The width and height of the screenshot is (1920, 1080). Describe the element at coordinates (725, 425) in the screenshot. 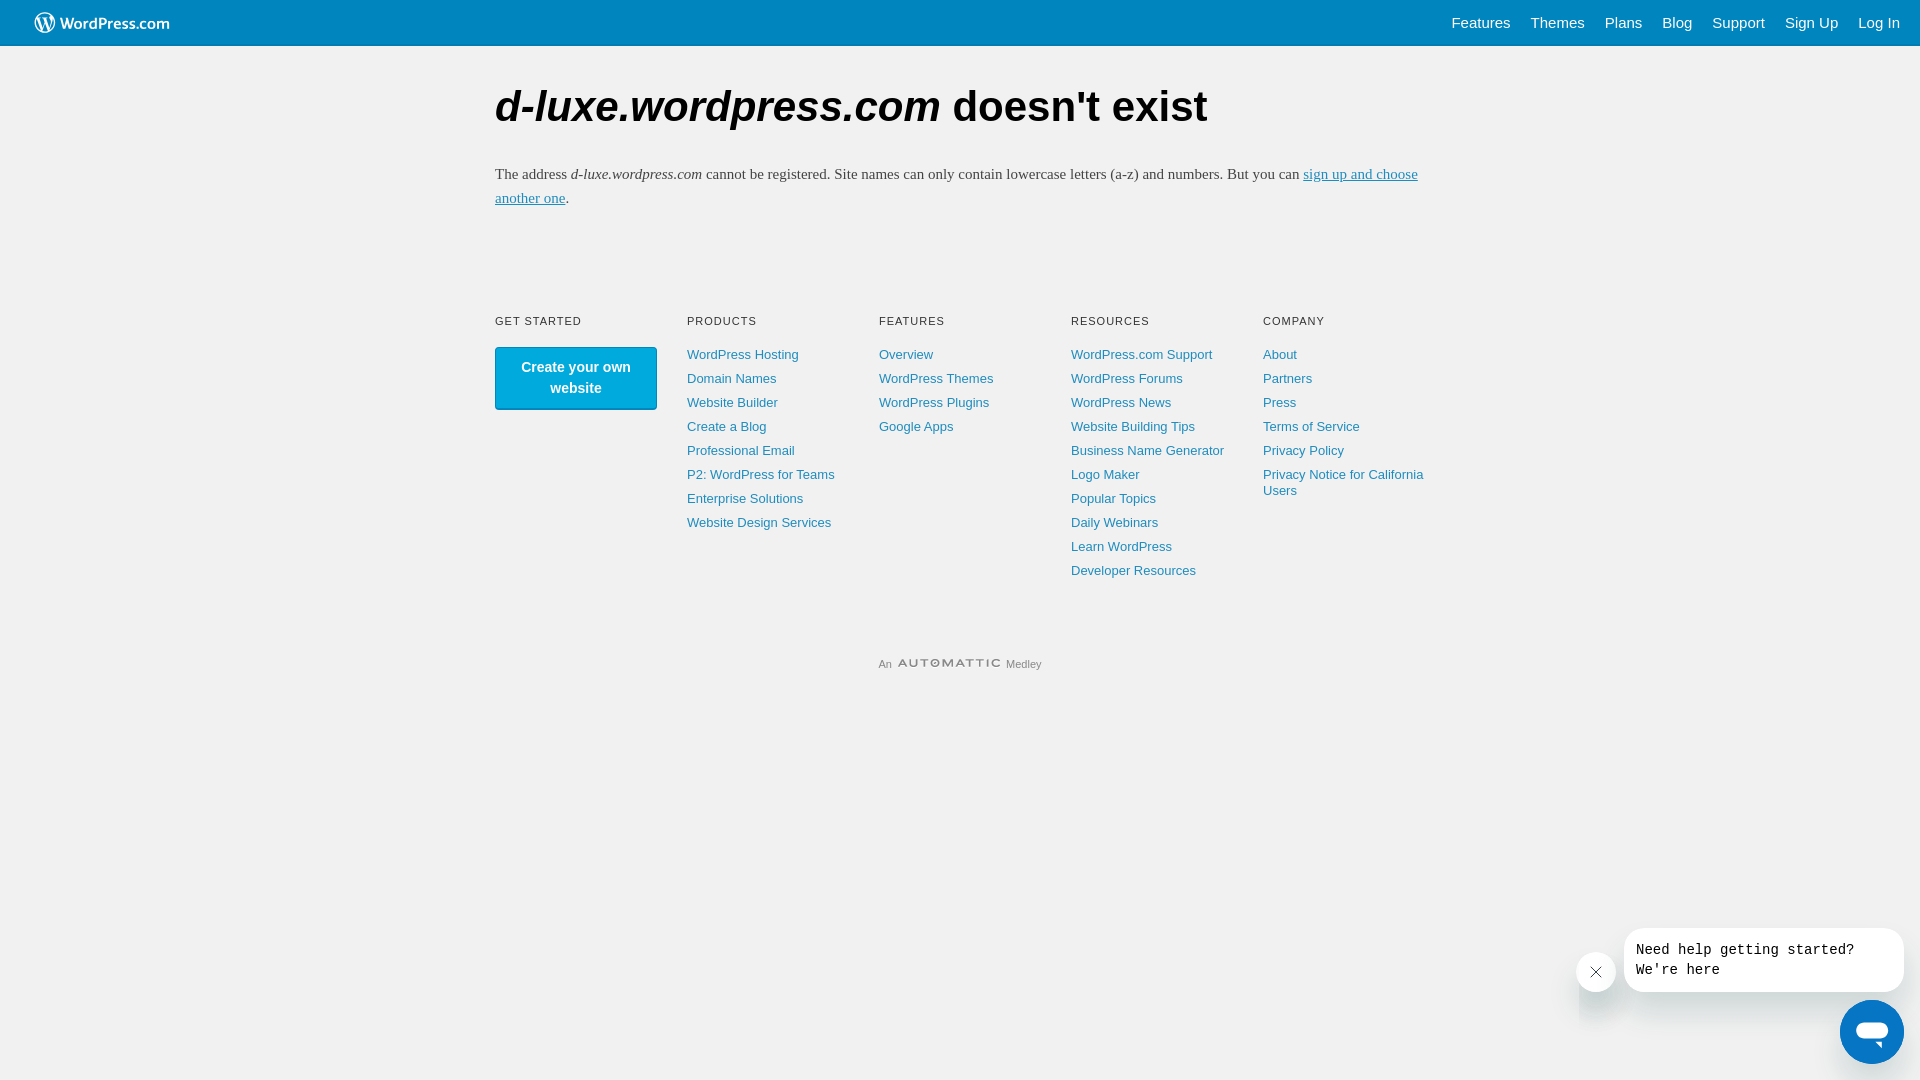

I see `'Create a Blog'` at that location.